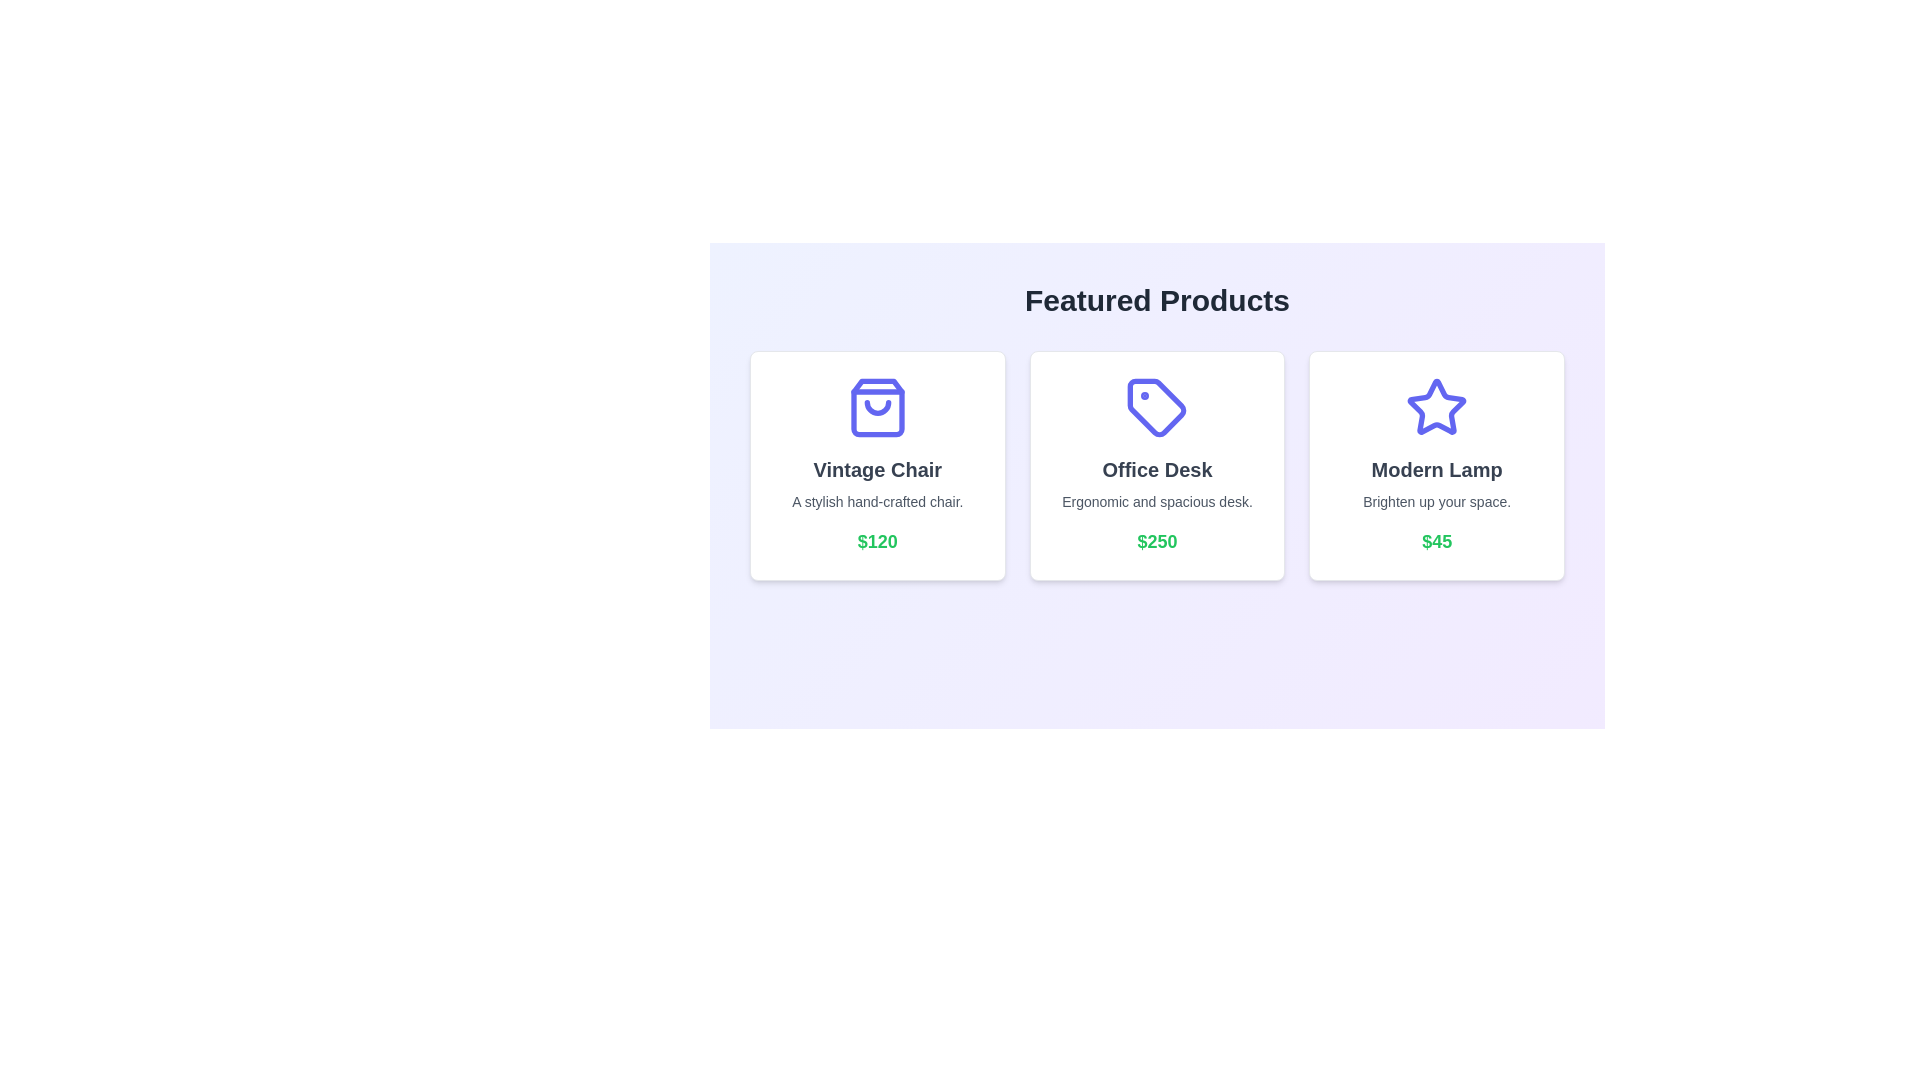 The width and height of the screenshot is (1920, 1080). I want to click on product details displayed on the first Card component in the horizontal list, which contains text and image information about the product, so click(877, 466).